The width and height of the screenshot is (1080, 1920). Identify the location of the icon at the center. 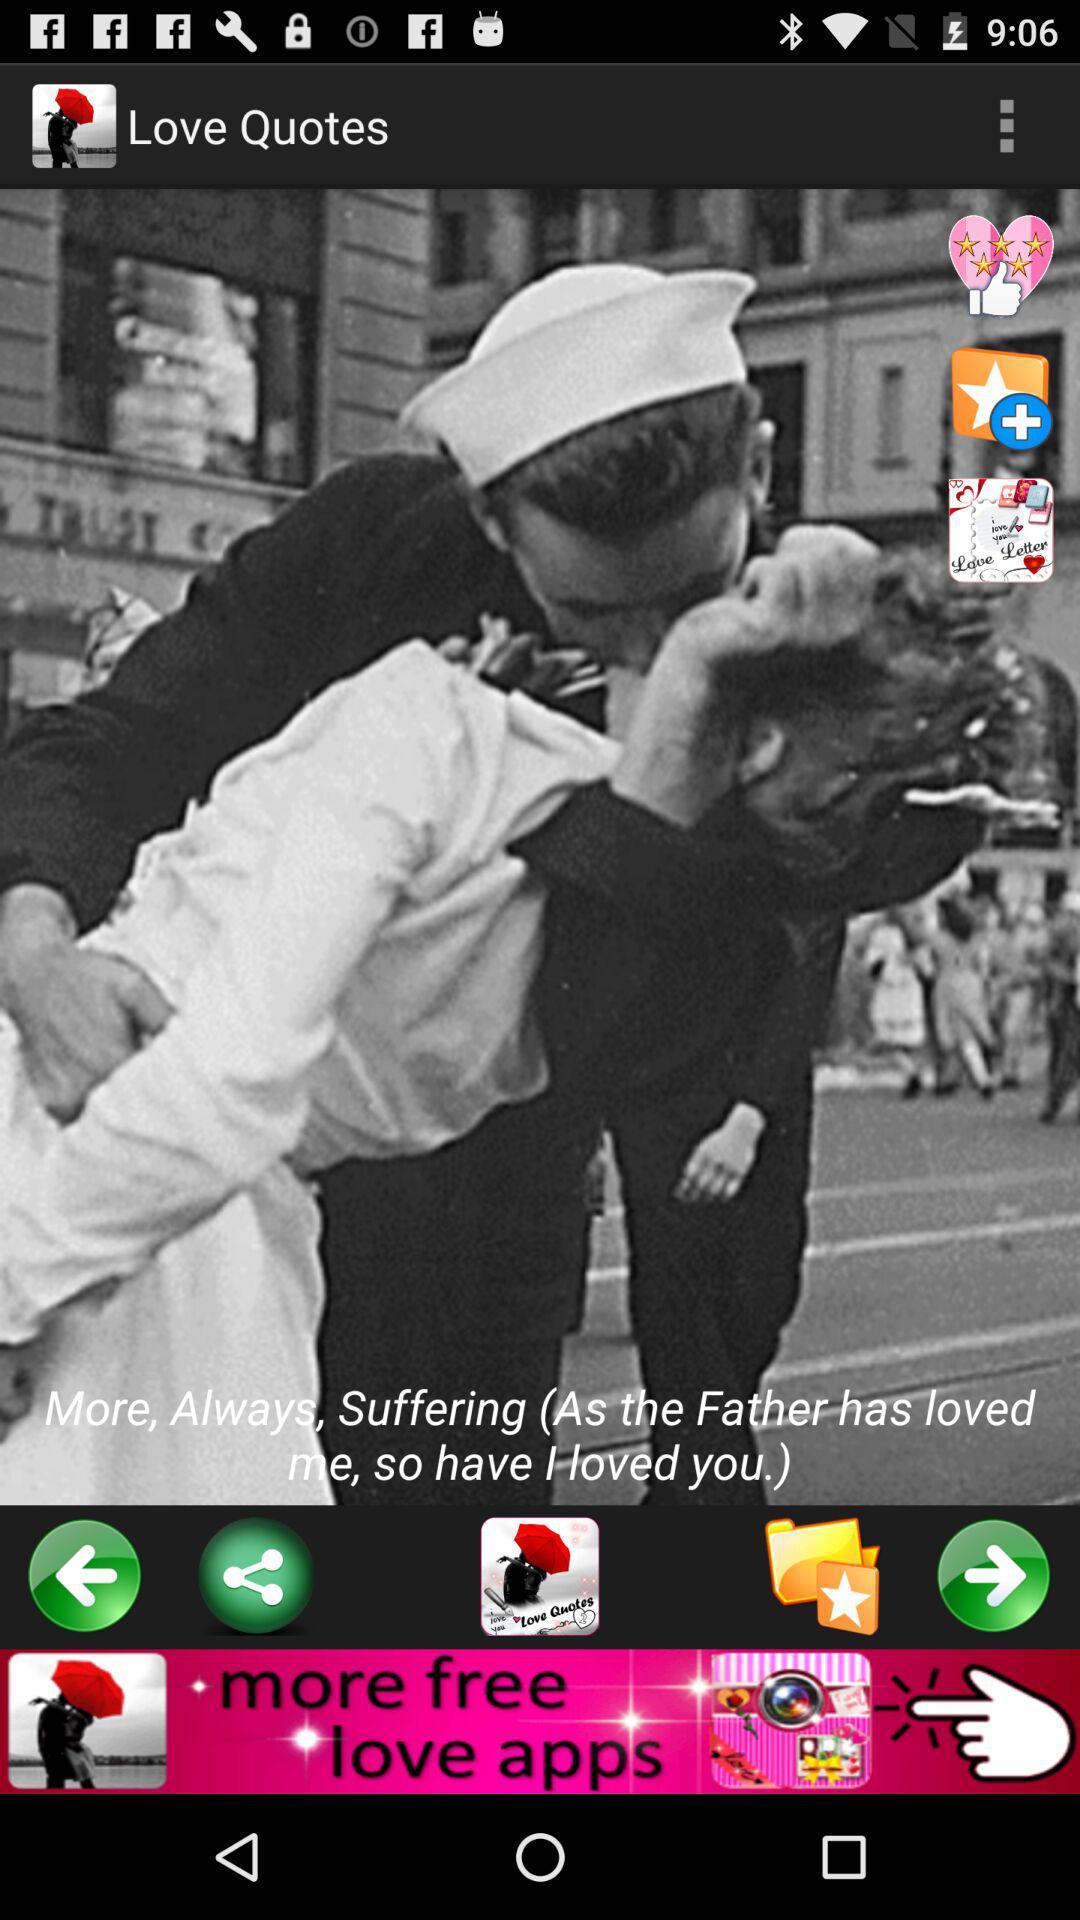
(540, 847).